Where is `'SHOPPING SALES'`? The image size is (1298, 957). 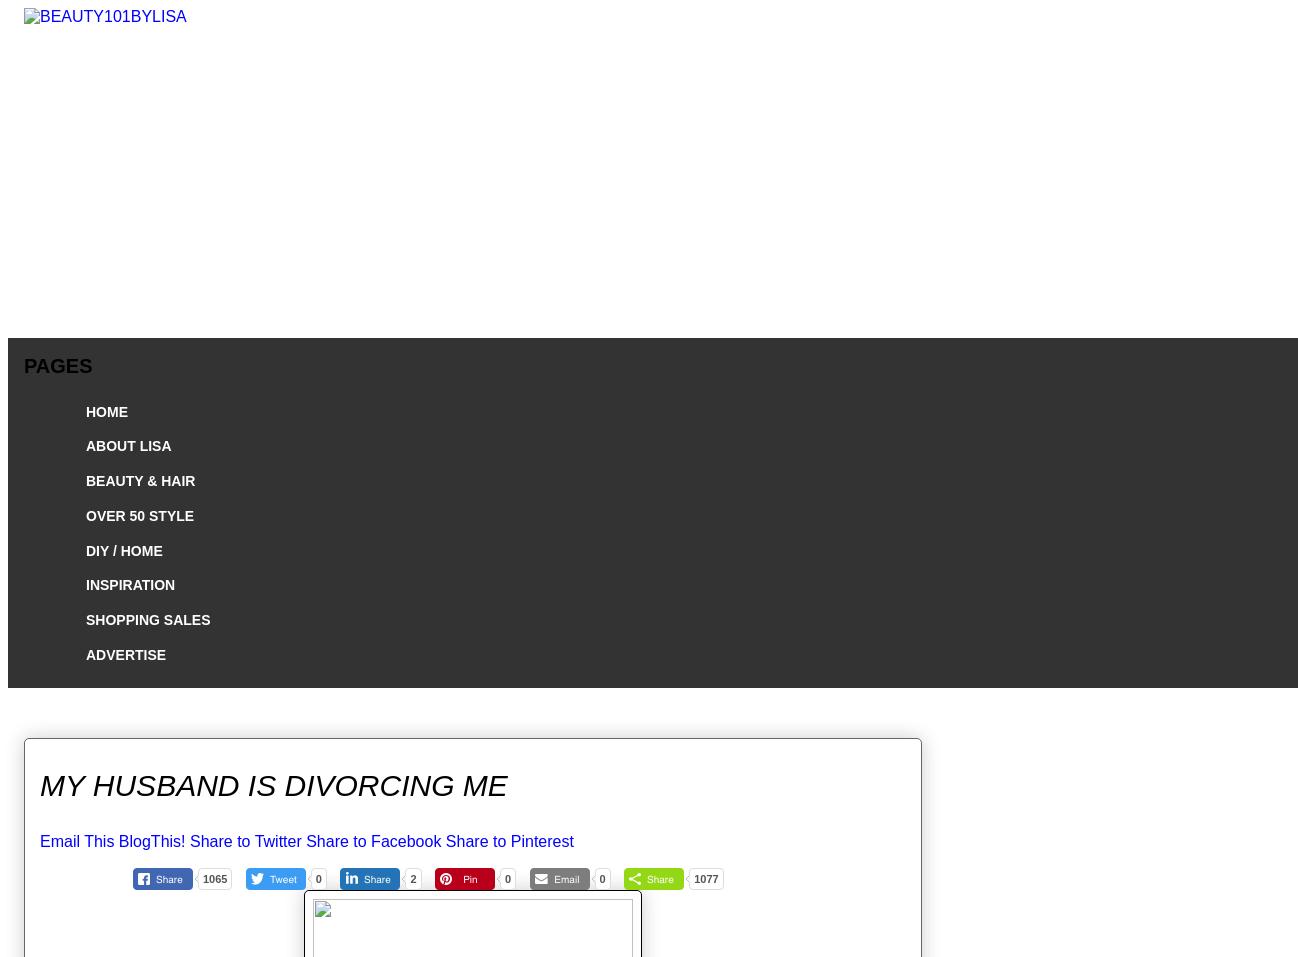 'SHOPPING SALES' is located at coordinates (146, 619).